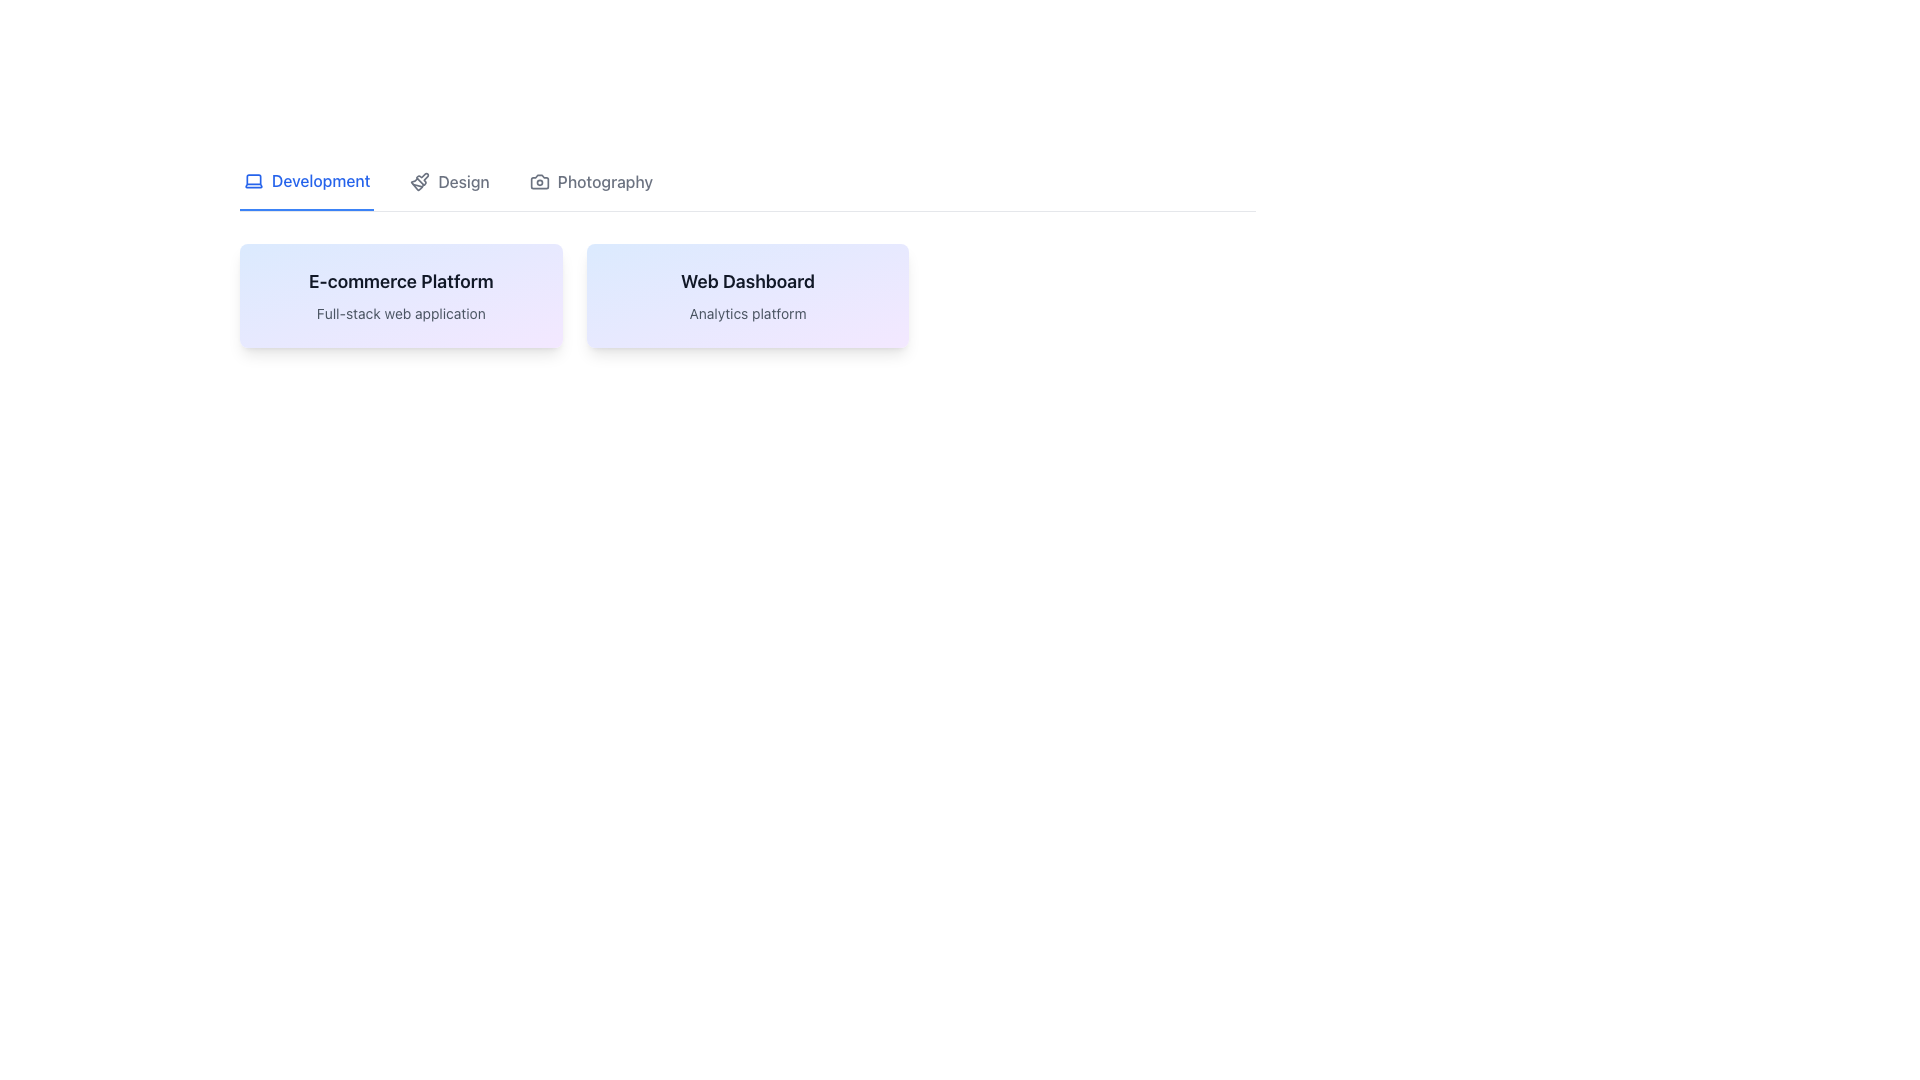  What do you see at coordinates (253, 181) in the screenshot?
I see `the decorative icon for the 'Development' section located to the left of the label 'Development' in the navigation bar` at bounding box center [253, 181].